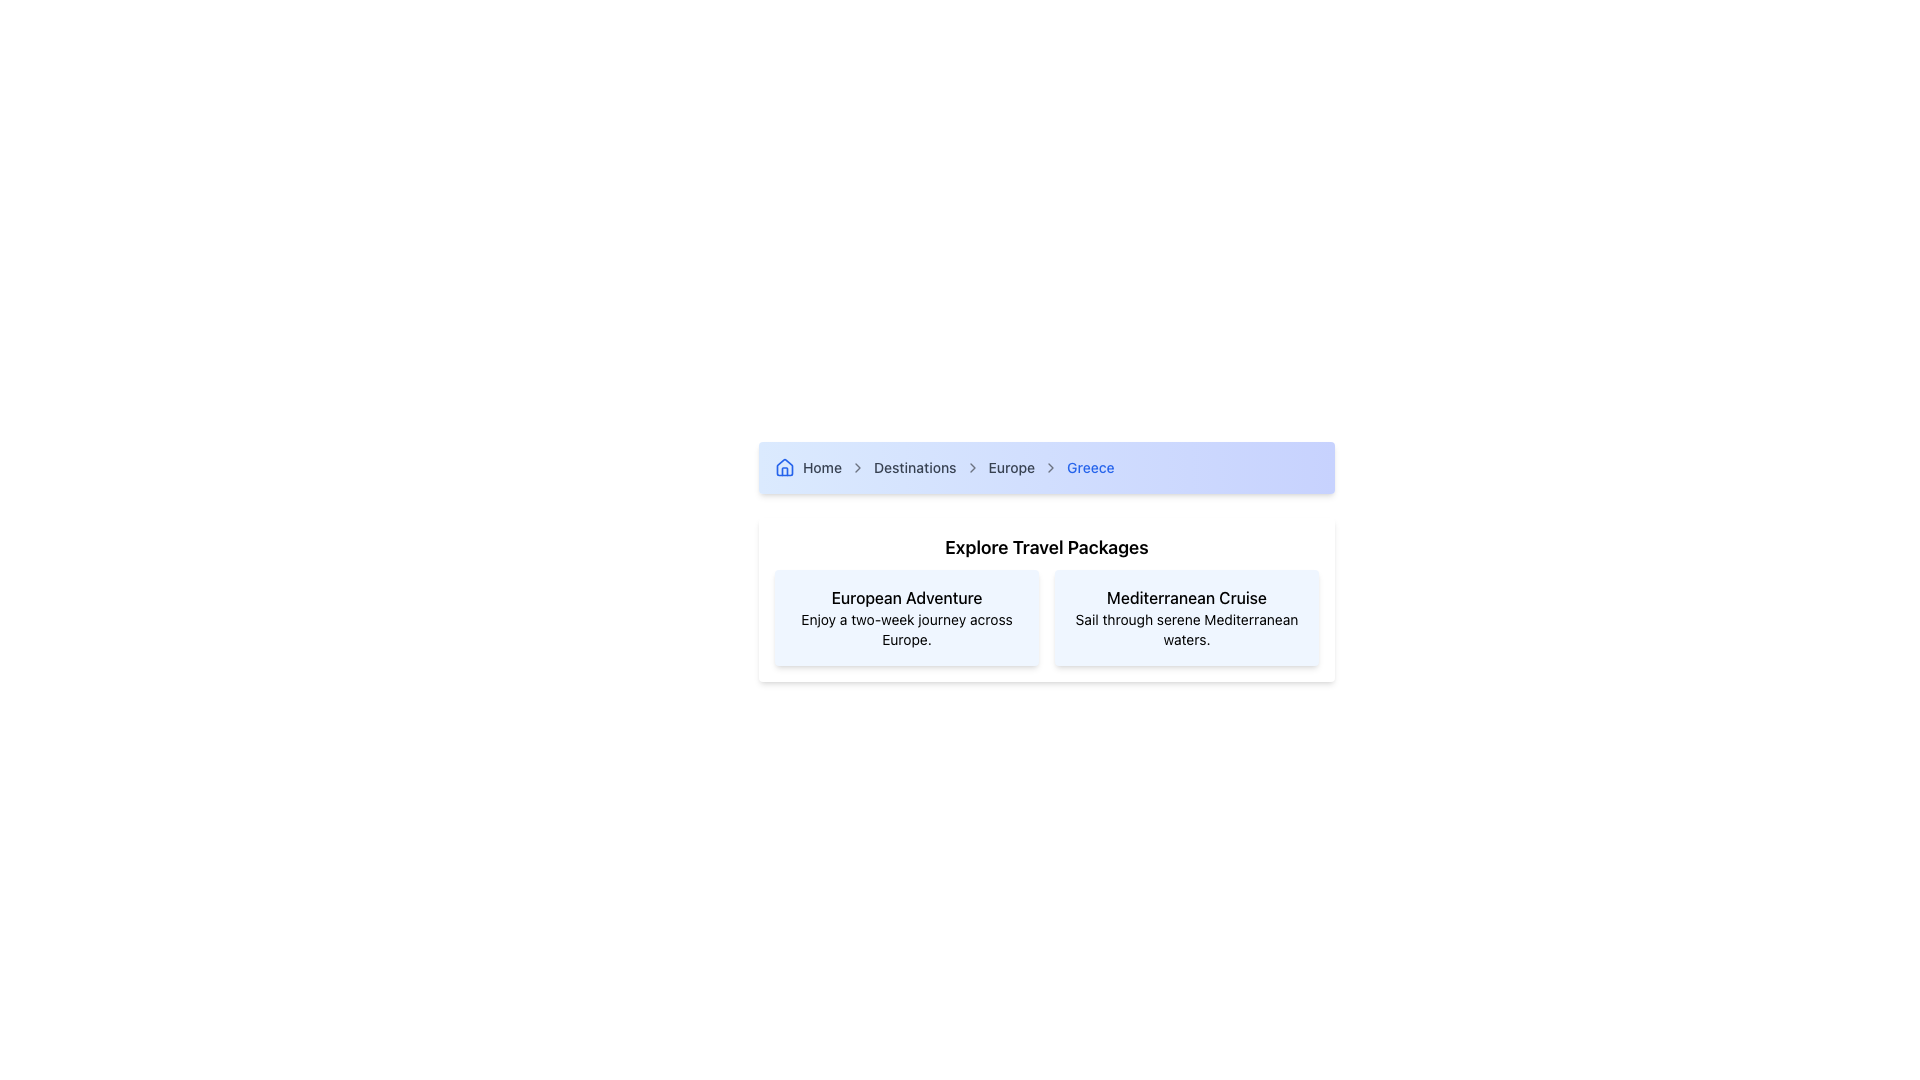  I want to click on the Breadcrumb Navigation Bar, which is the last part of a breadcrumb navigation sequence, following 'Home', 'Destinations', and 'Europe', so click(1045, 467).